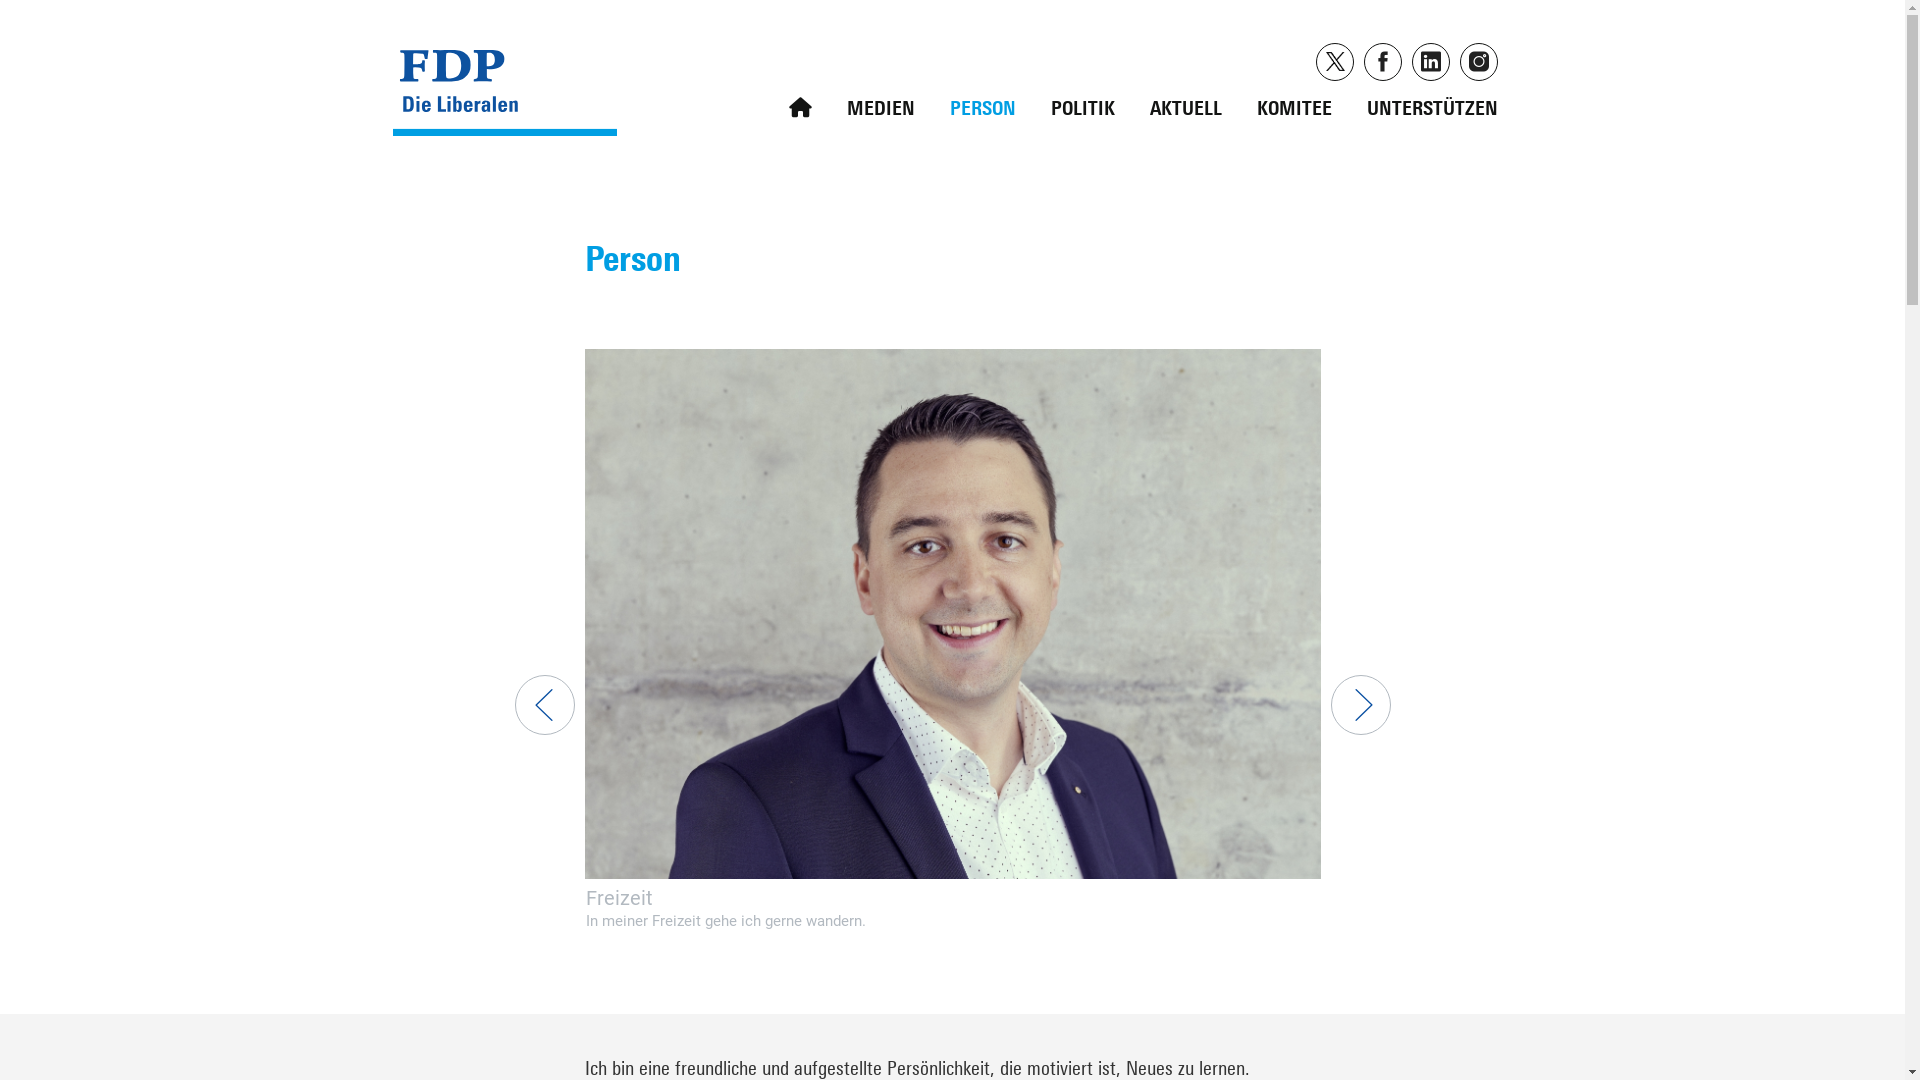 This screenshot has height=1080, width=1920. I want to click on 'POLITIK', so click(1082, 103).